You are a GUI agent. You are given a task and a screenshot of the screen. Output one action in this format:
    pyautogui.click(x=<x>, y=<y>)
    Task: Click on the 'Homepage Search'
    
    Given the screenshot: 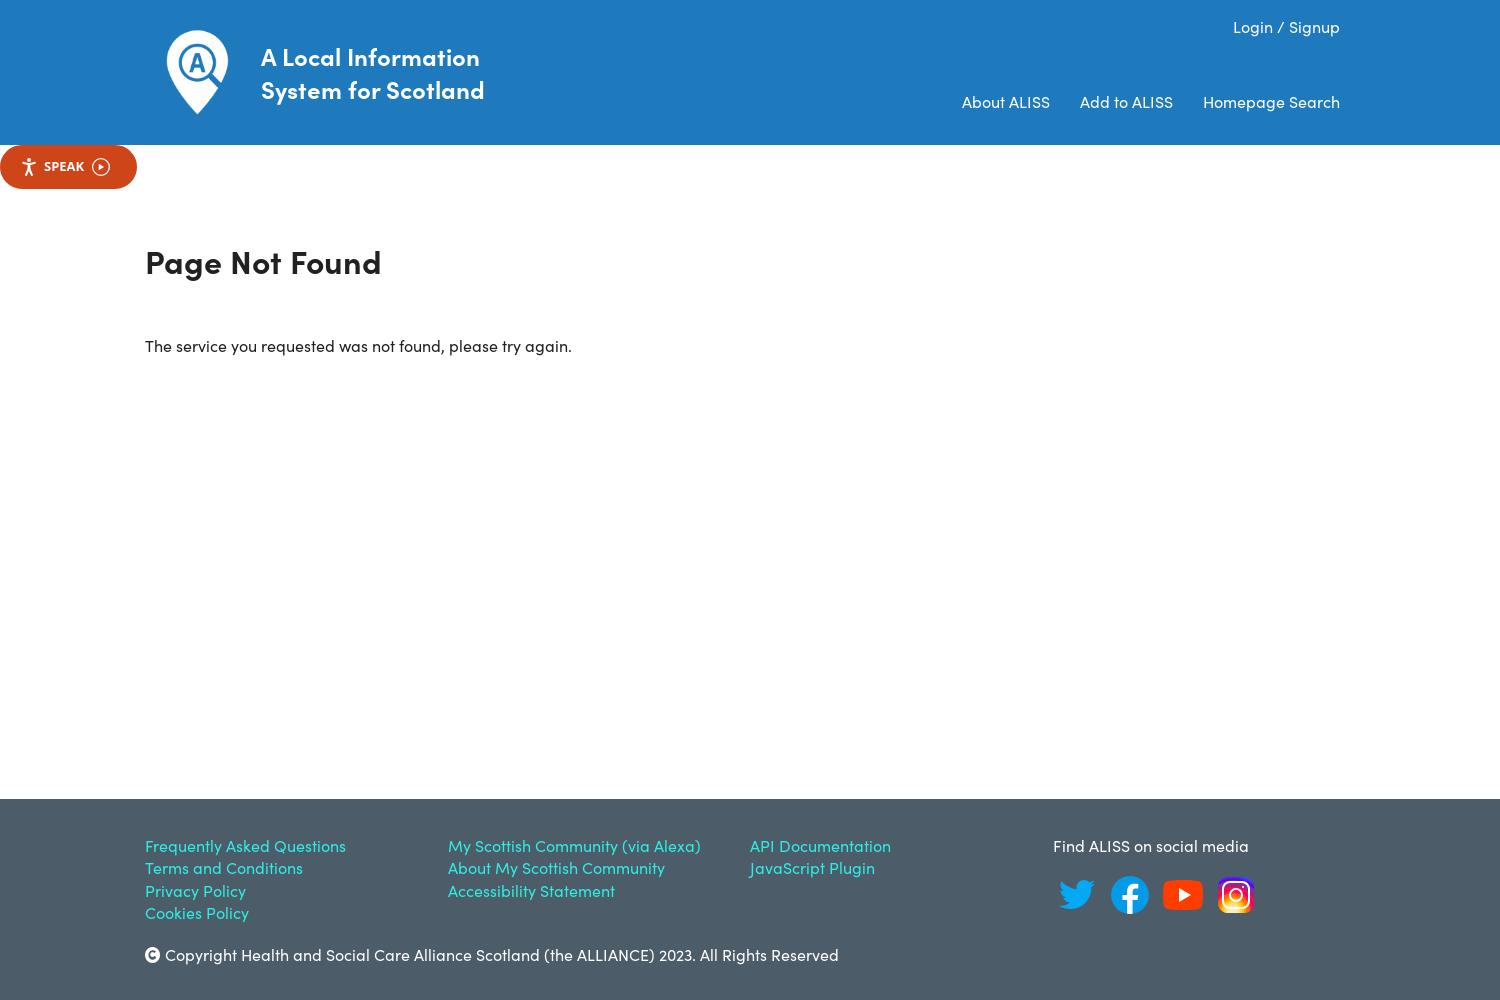 What is the action you would take?
    pyautogui.click(x=1202, y=100)
    